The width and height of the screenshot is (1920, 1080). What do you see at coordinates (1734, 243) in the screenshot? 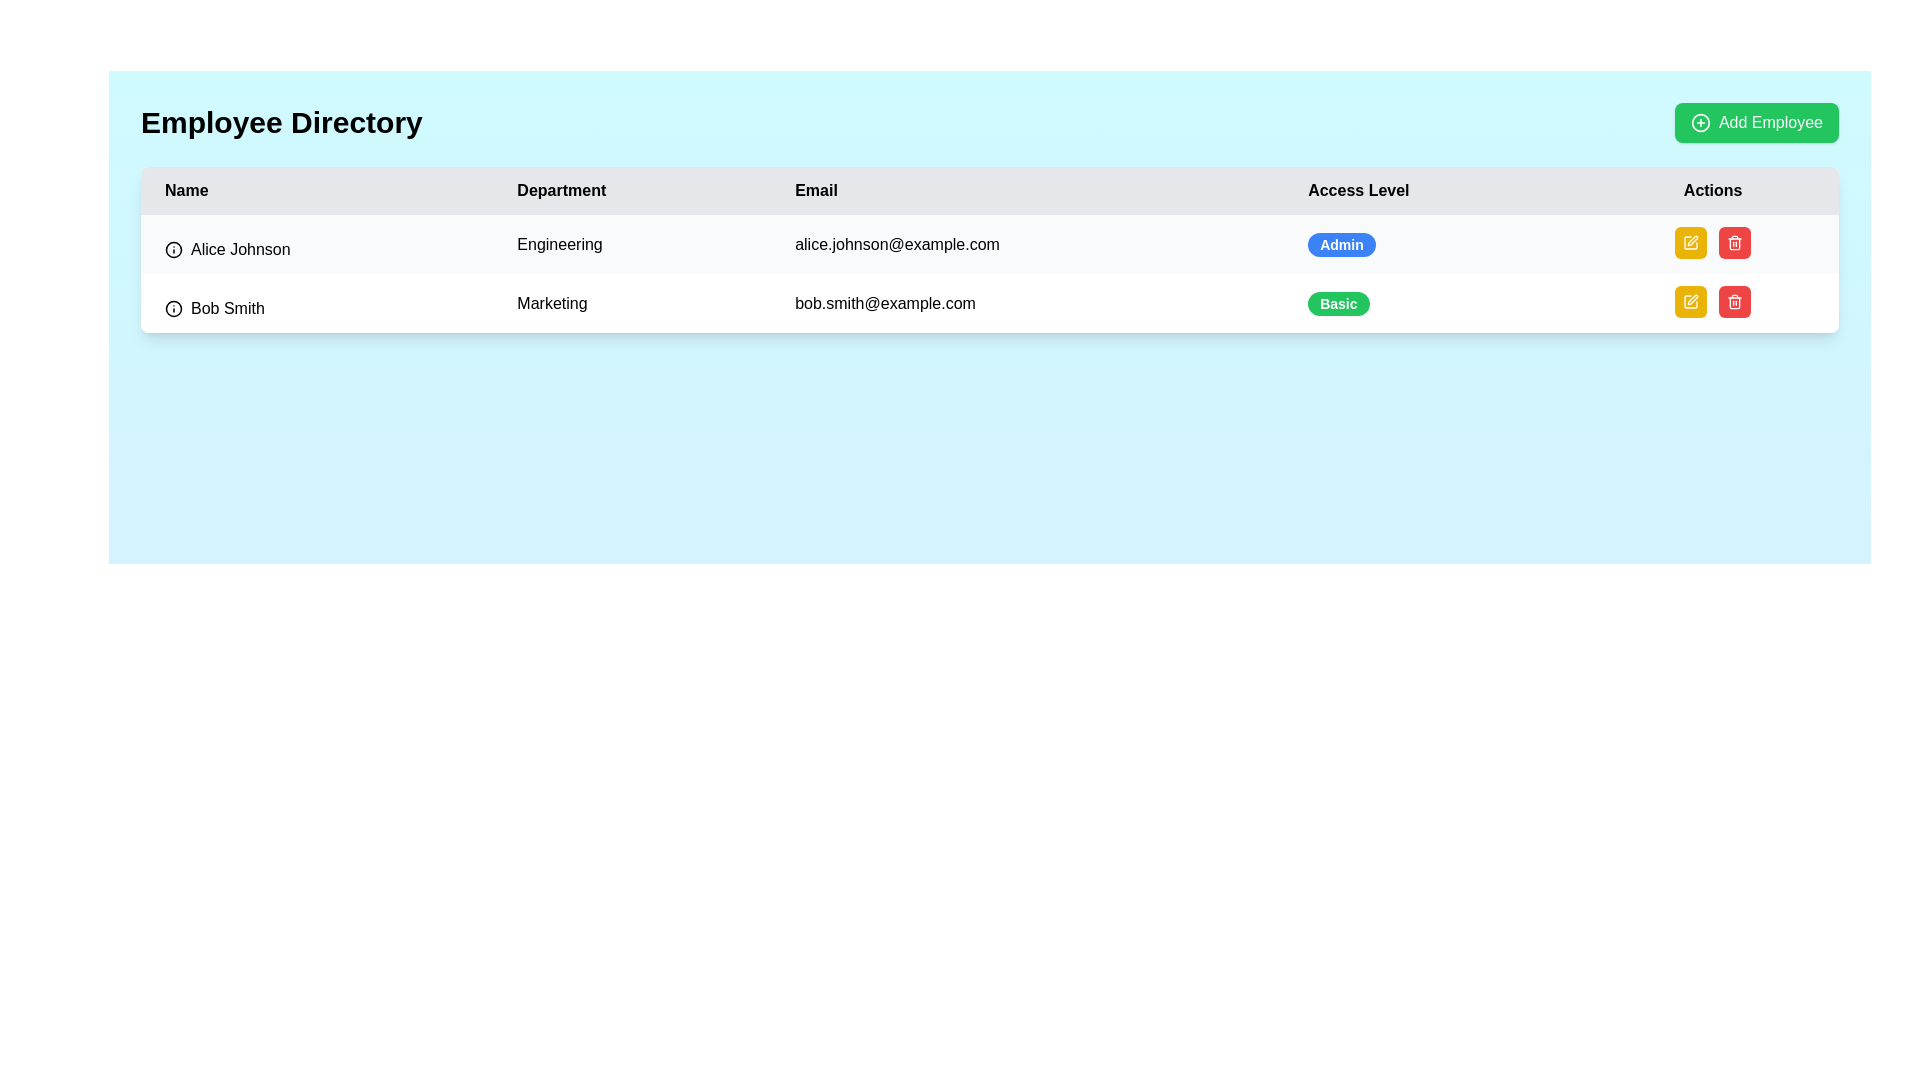
I see `the delete button in the 'Actions' column of the second row` at bounding box center [1734, 243].